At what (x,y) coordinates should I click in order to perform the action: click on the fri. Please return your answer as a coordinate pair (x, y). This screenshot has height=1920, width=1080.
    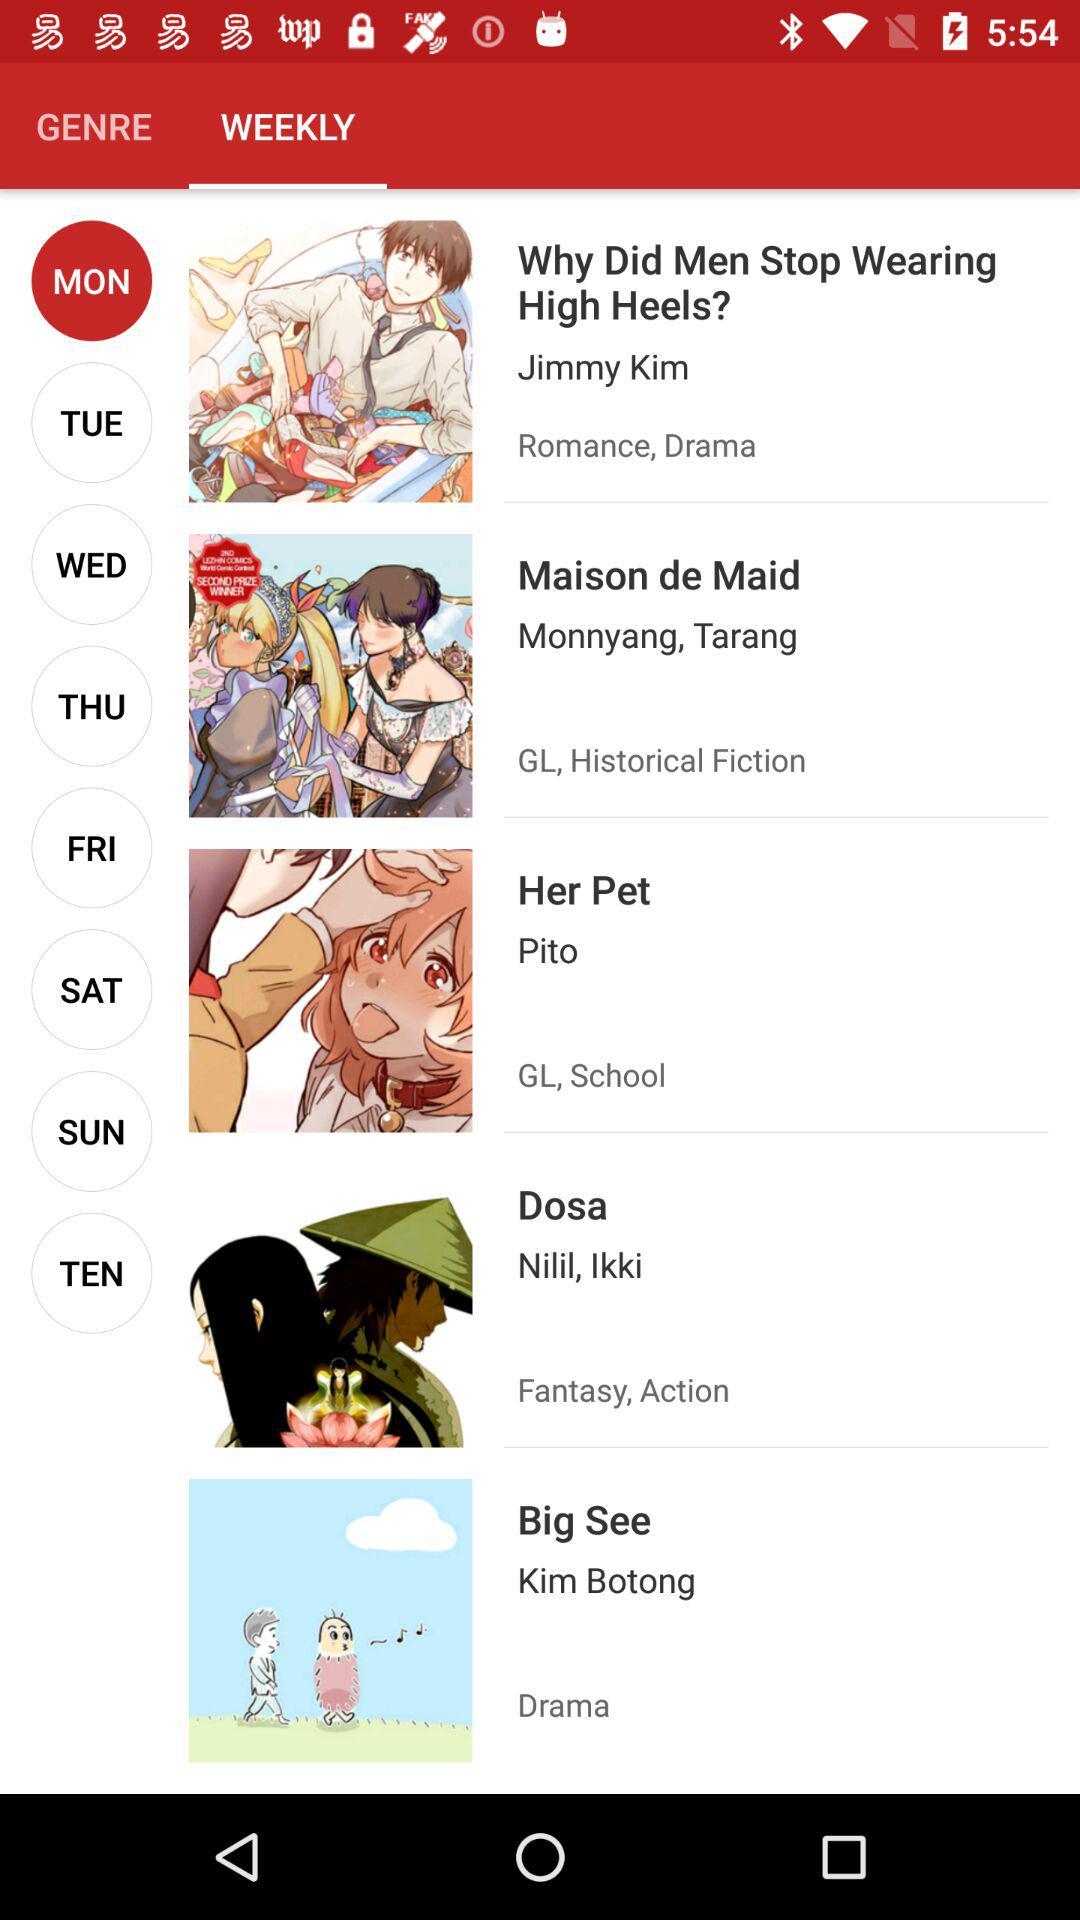
    Looking at the image, I should click on (91, 847).